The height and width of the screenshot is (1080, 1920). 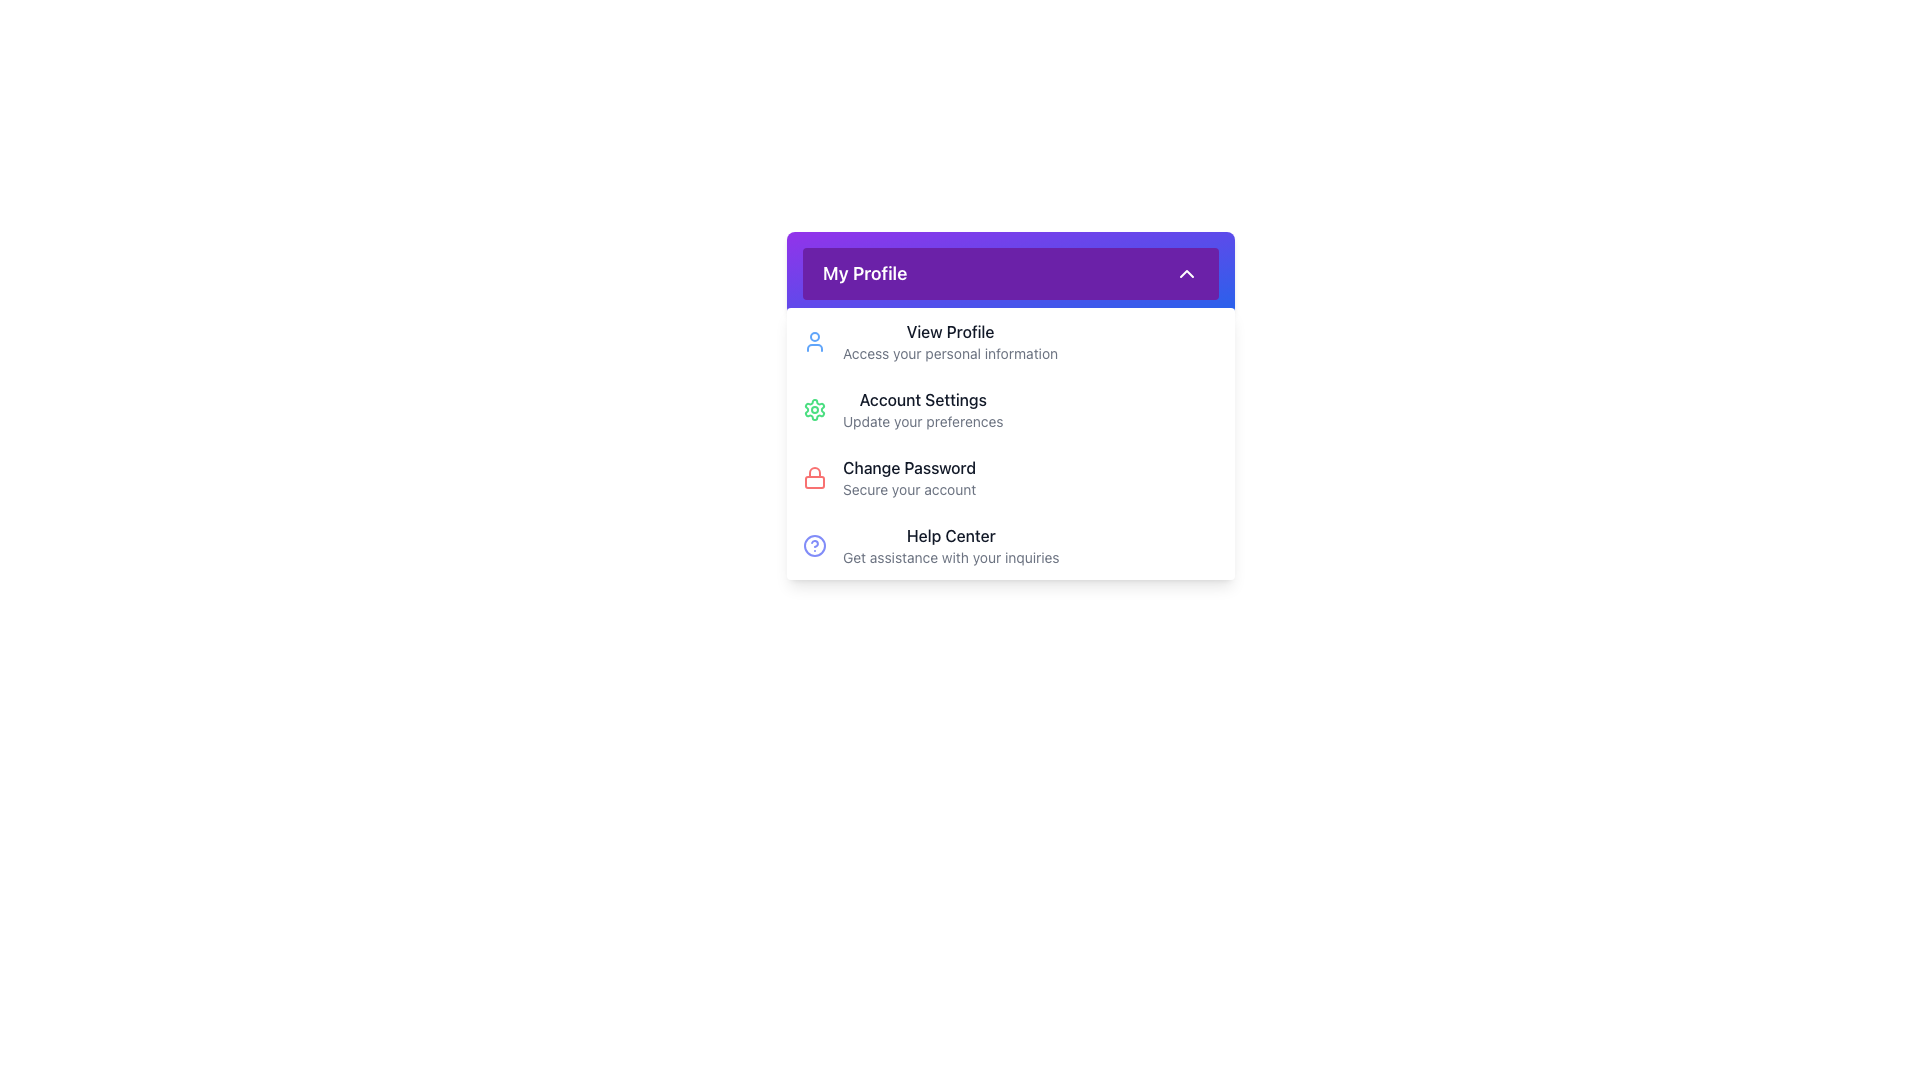 I want to click on the account settings button located in the dropdown menu titled 'My Profile', which is the second item below 'View Profile', so click(x=1011, y=408).